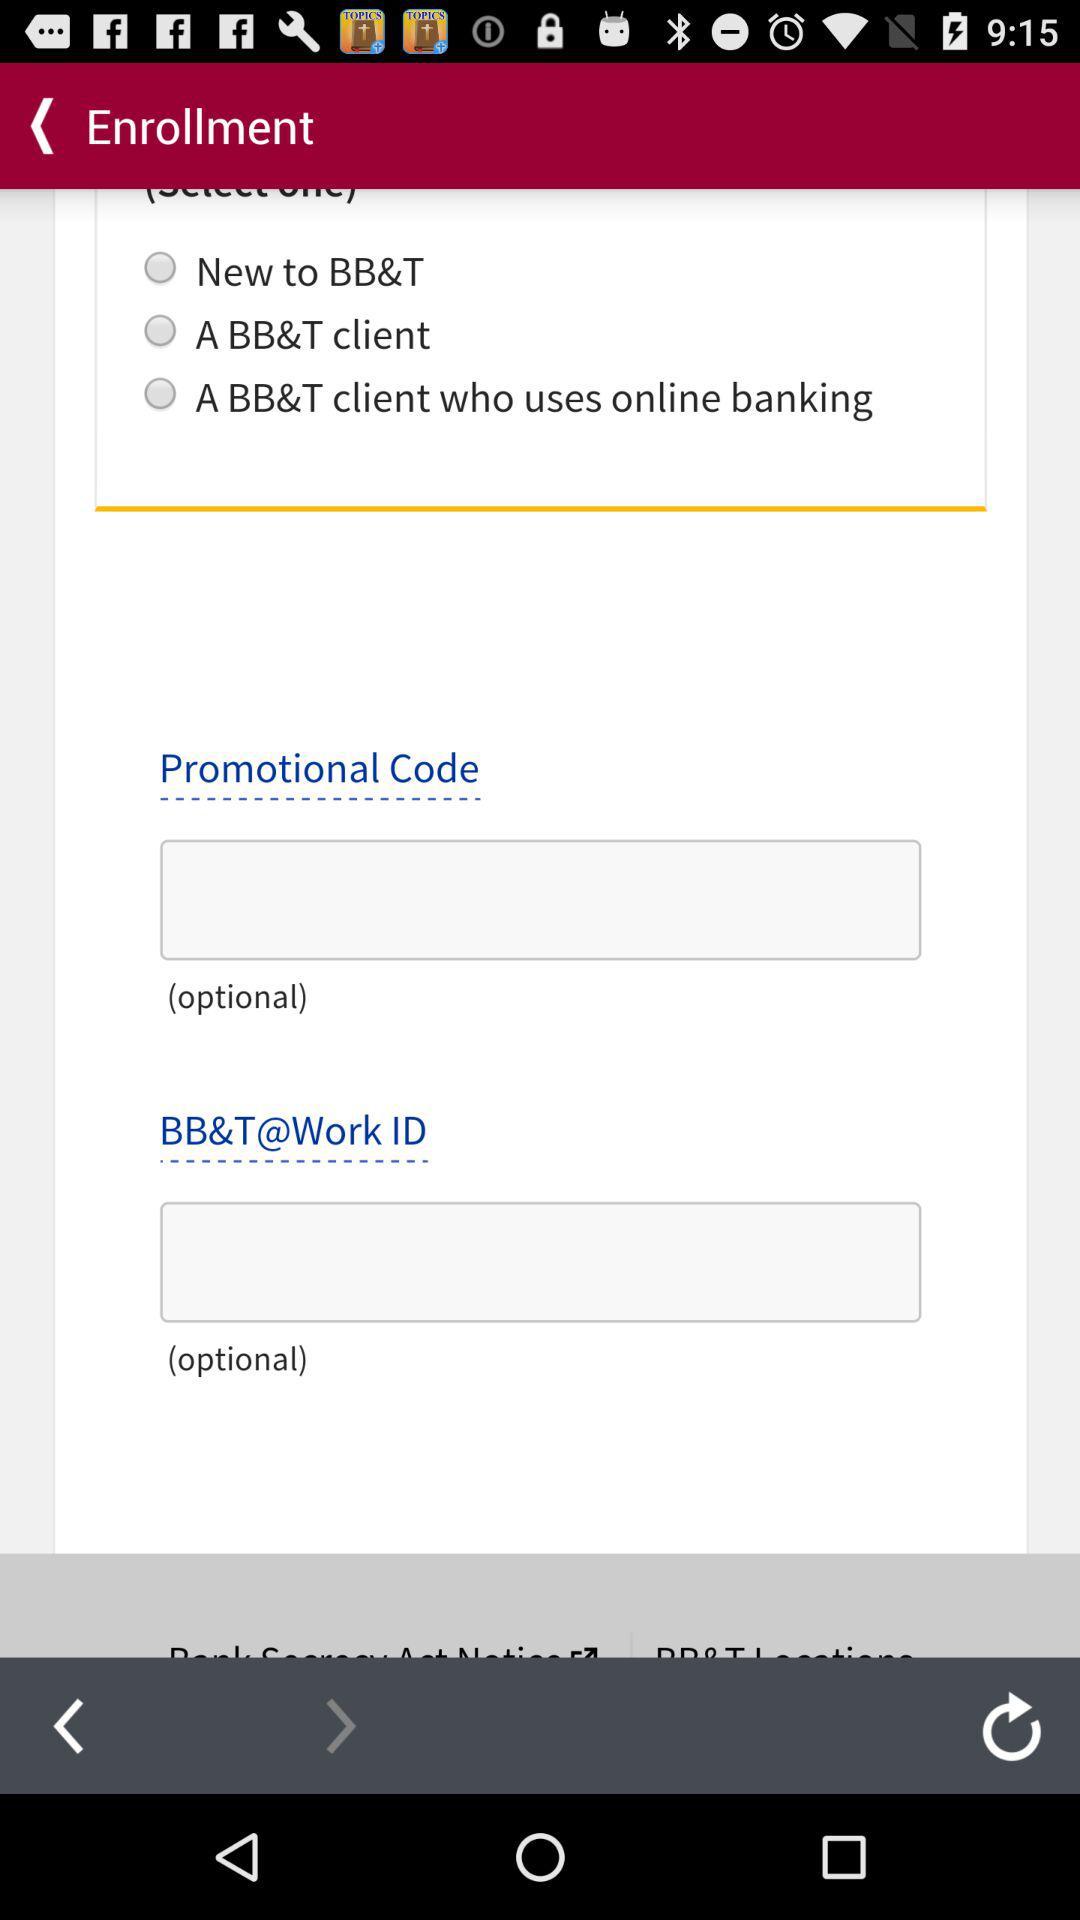  Describe the element at coordinates (340, 1724) in the screenshot. I see `next` at that location.